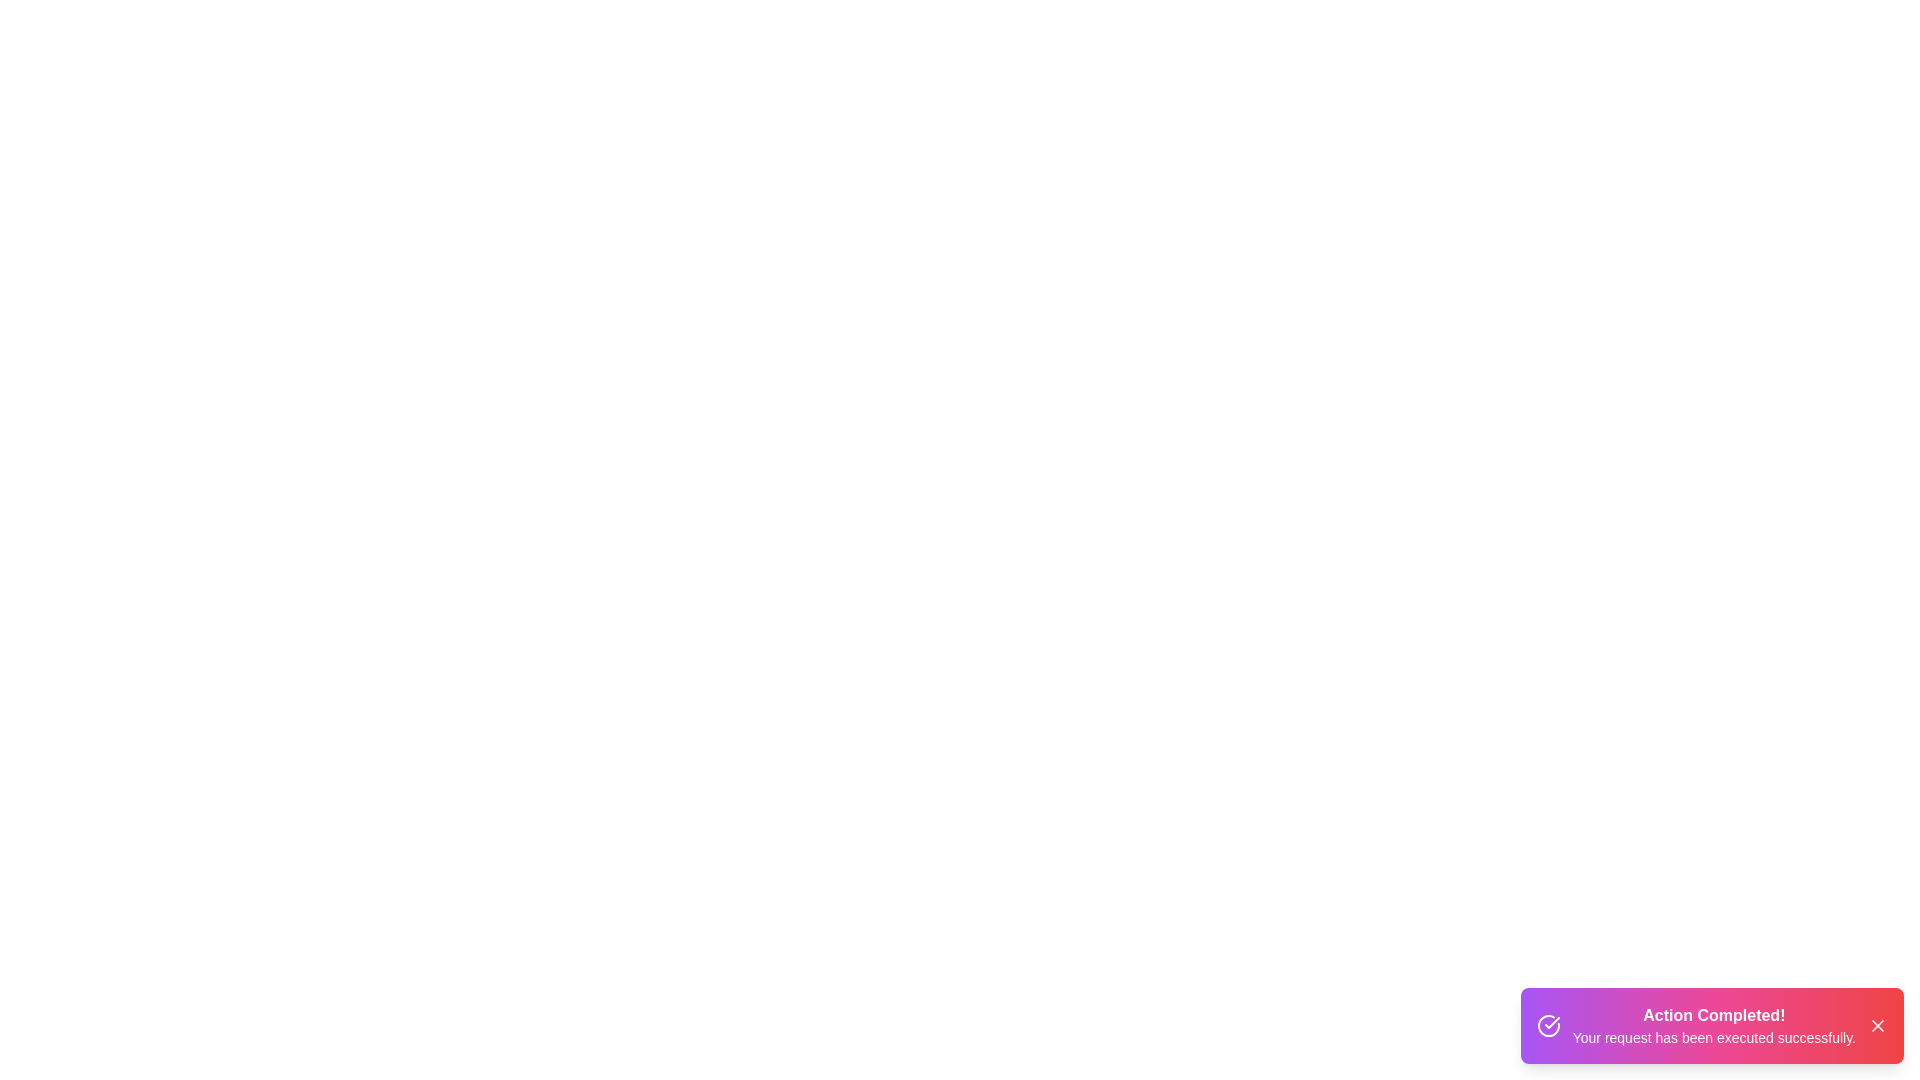  Describe the element at coordinates (1713, 1015) in the screenshot. I see `the bold text label reading 'Action Completed!' with a gradient background for visual confirmation` at that location.